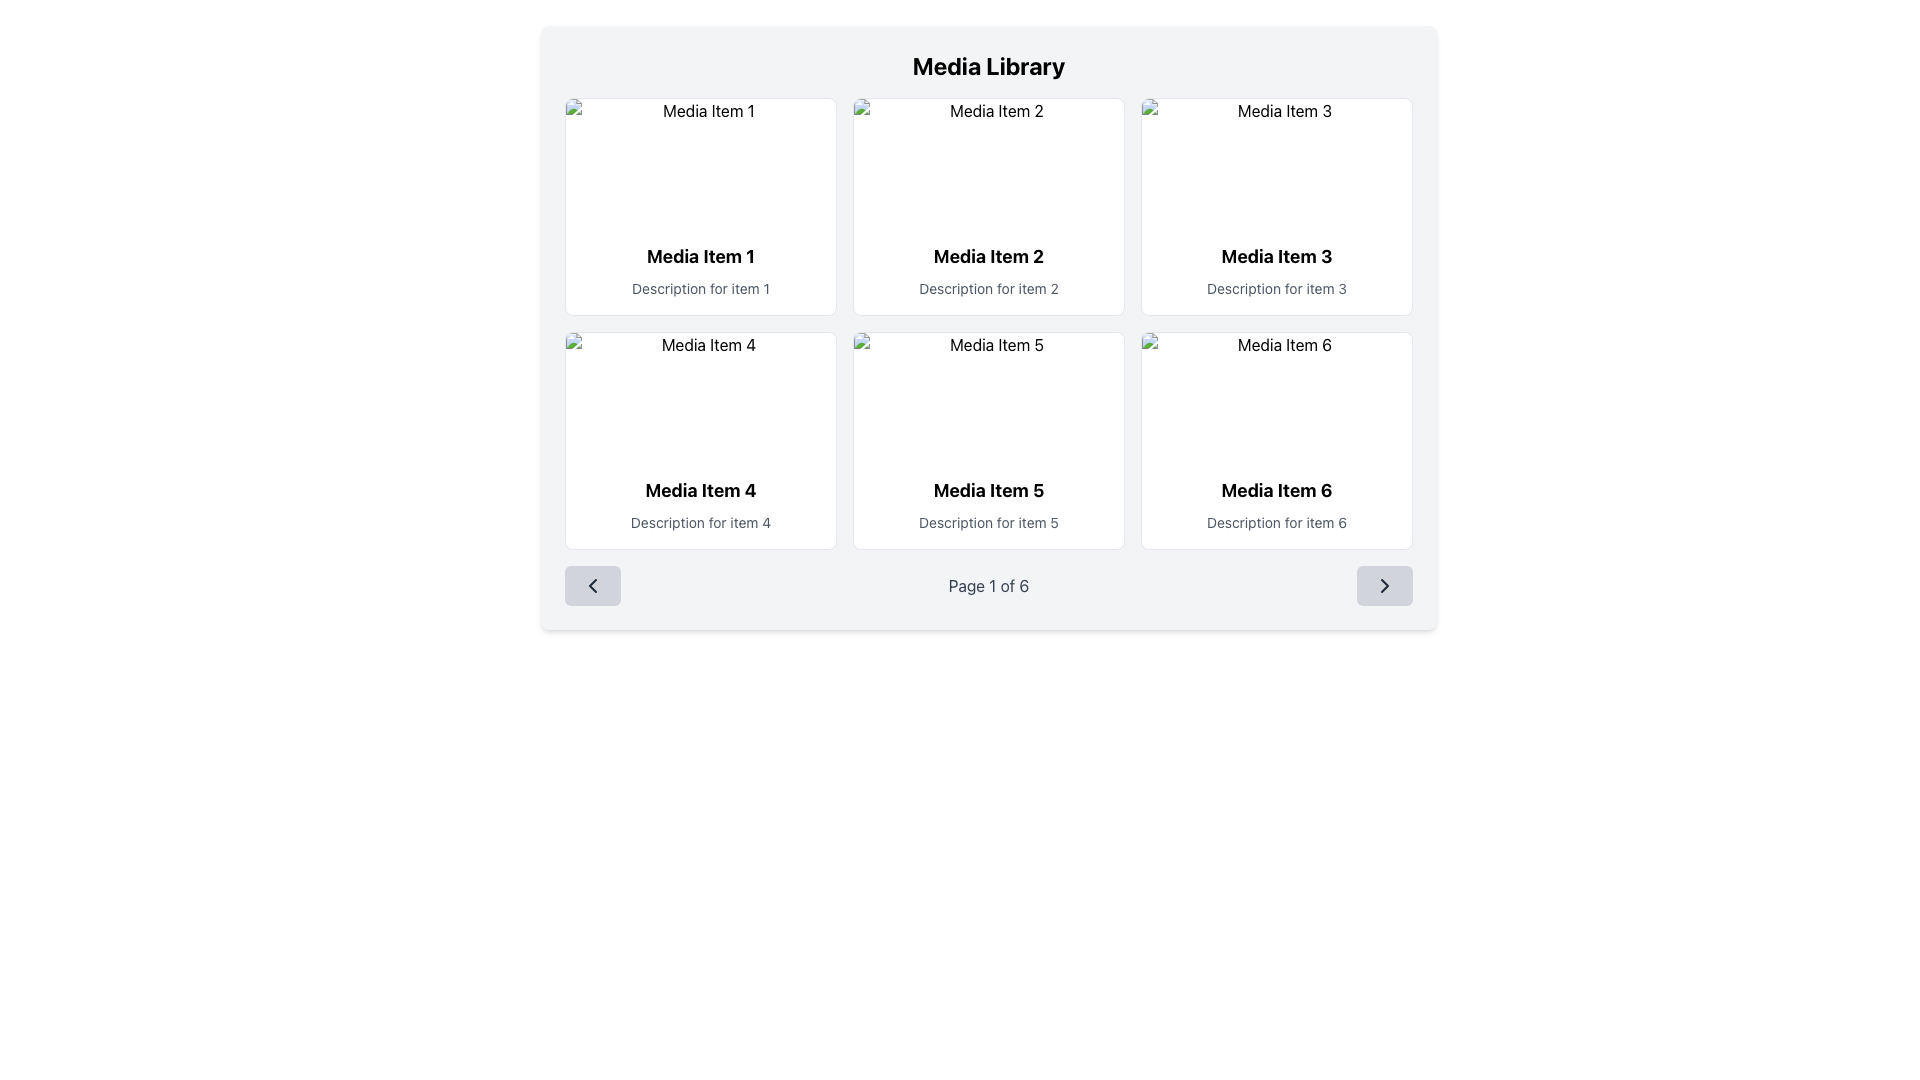 This screenshot has height=1080, width=1920. I want to click on the text label that serves as the title for a media item, located in the second row, first column of the grid structure, so click(700, 490).